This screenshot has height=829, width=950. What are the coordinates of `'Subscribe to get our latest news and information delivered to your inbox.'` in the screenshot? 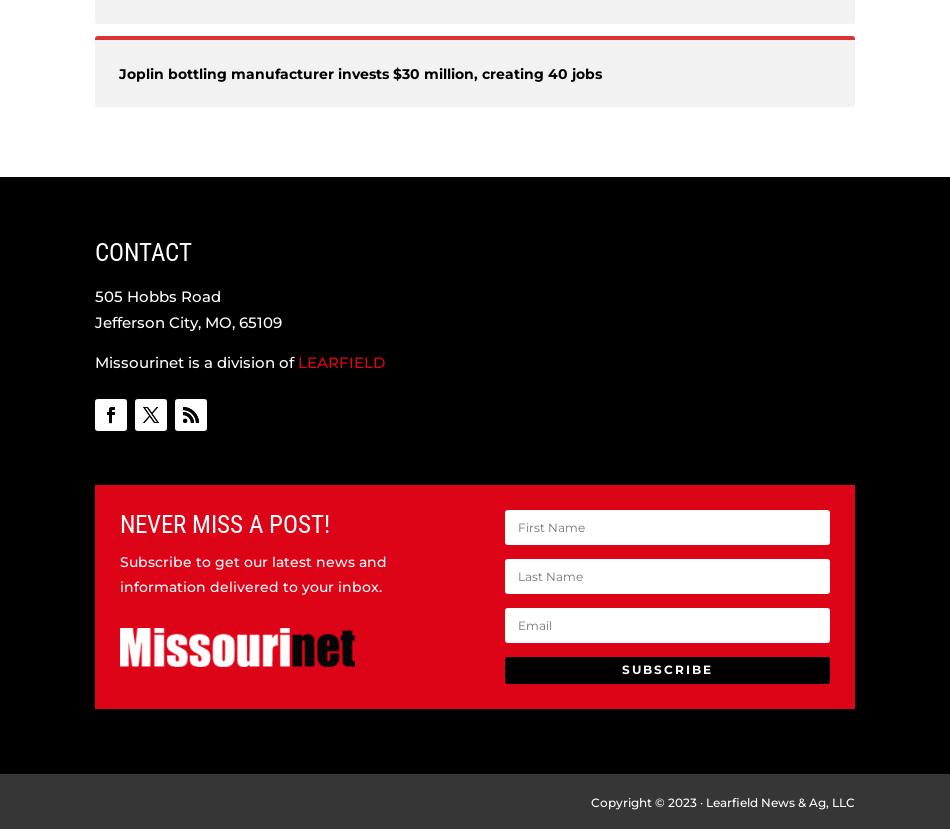 It's located at (252, 572).